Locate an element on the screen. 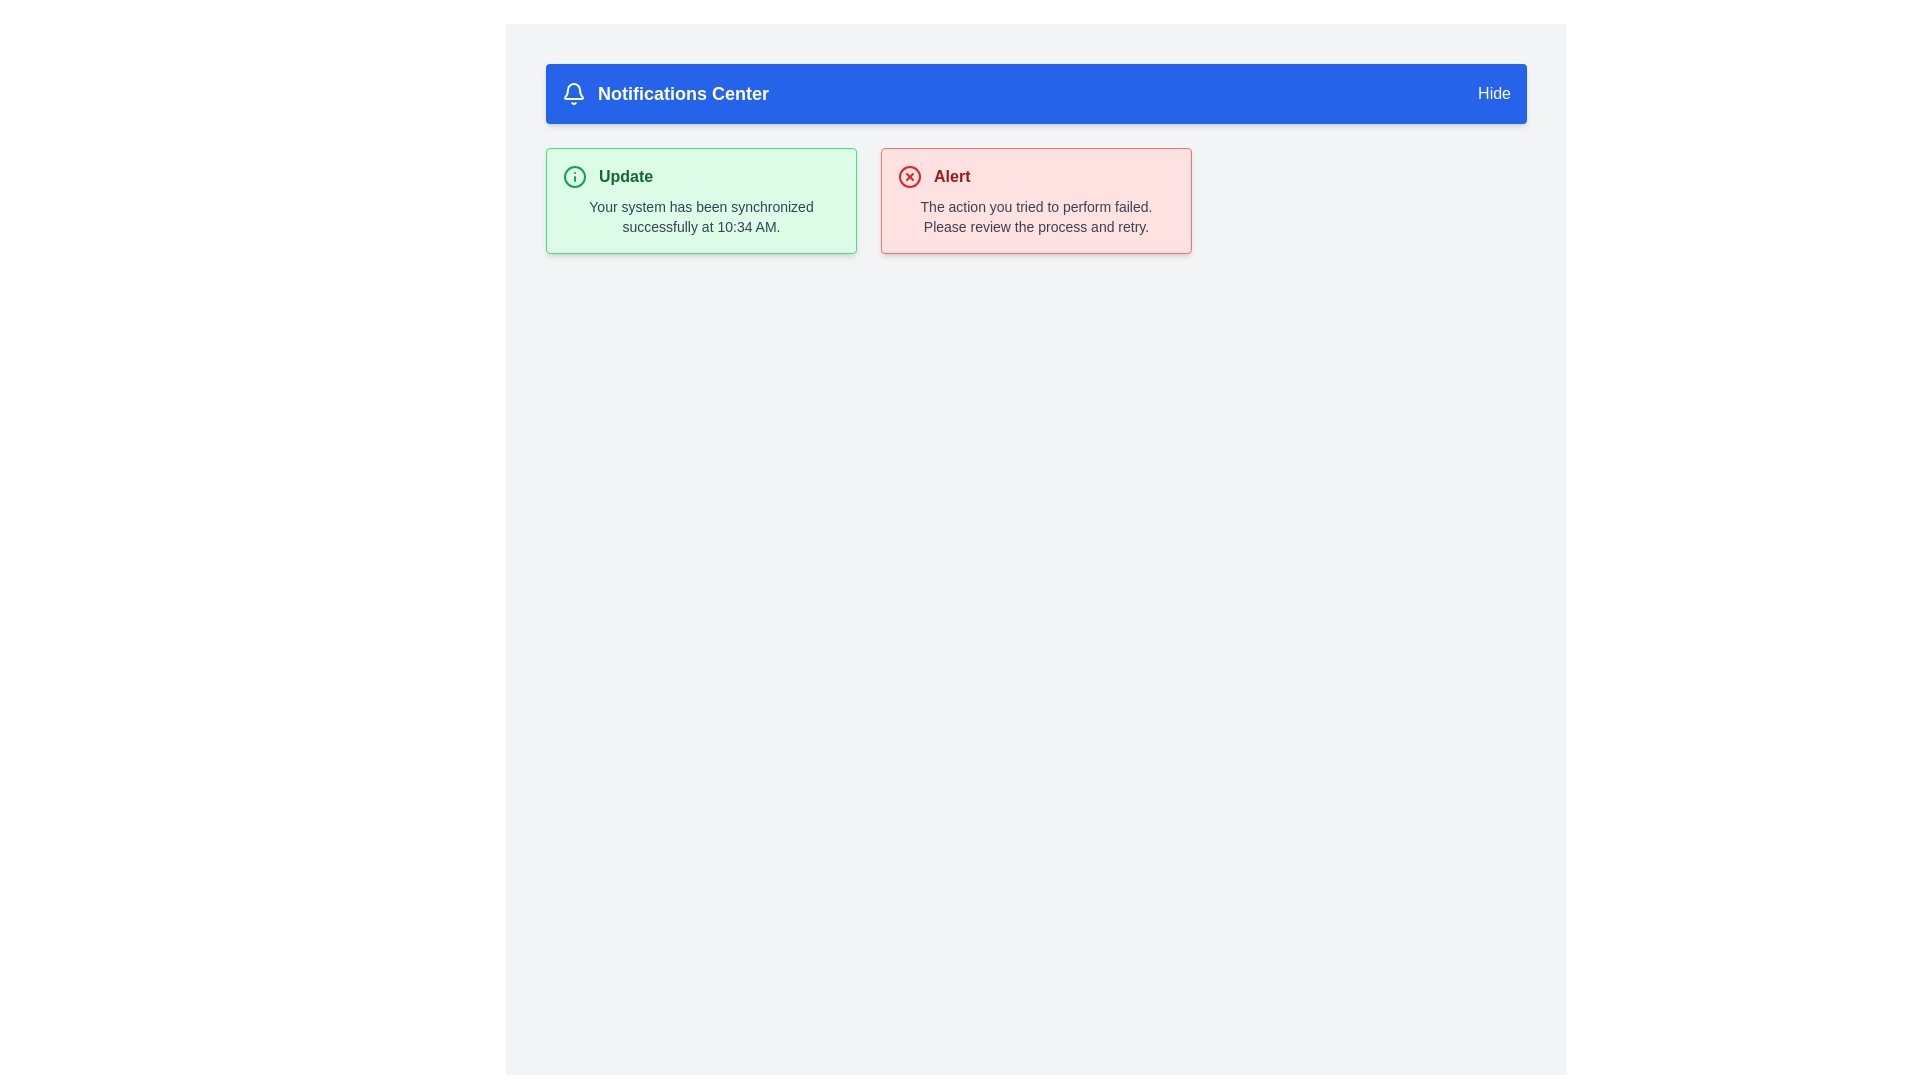 The height and width of the screenshot is (1080, 1920). title of the alert notification card, which is displayed next to a red circular icon in the header is located at coordinates (1036, 176).